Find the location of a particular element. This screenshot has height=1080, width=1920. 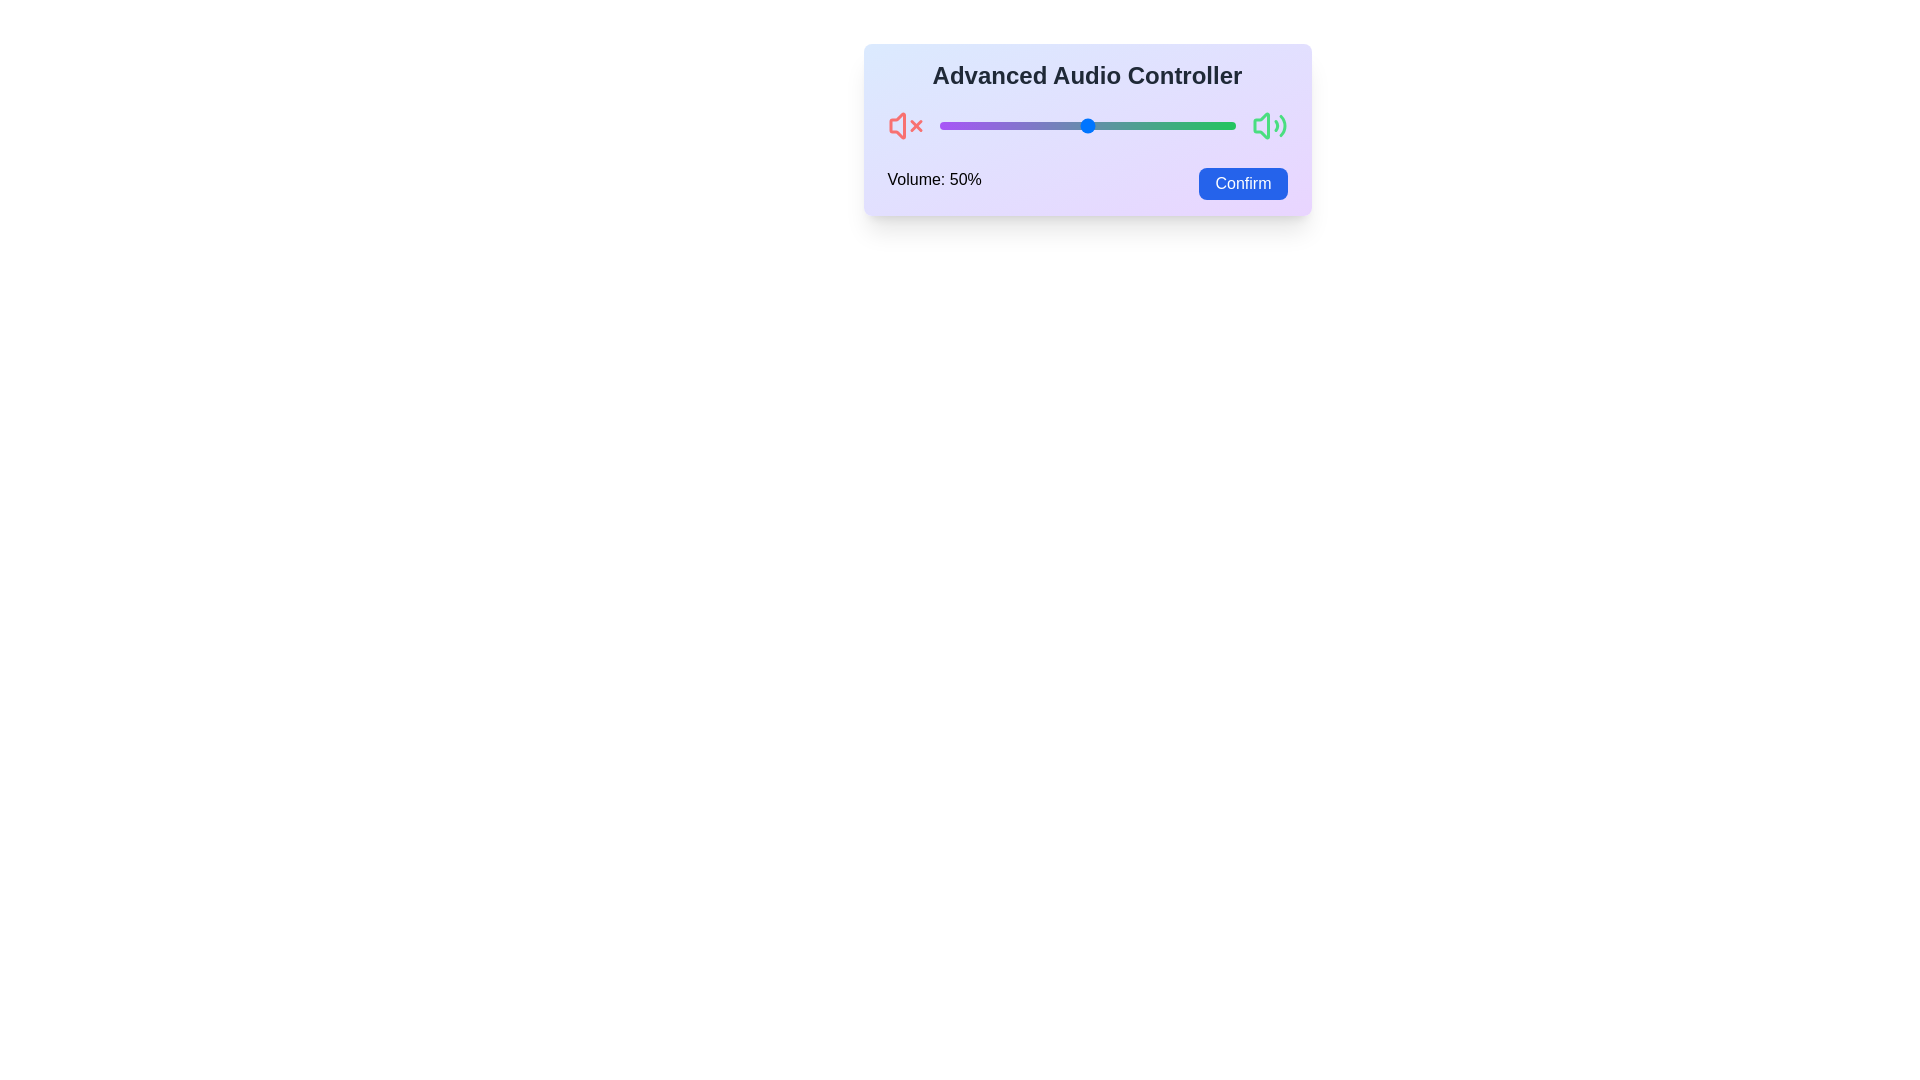

the volume slider to set the volume to 97% is located at coordinates (1225, 126).